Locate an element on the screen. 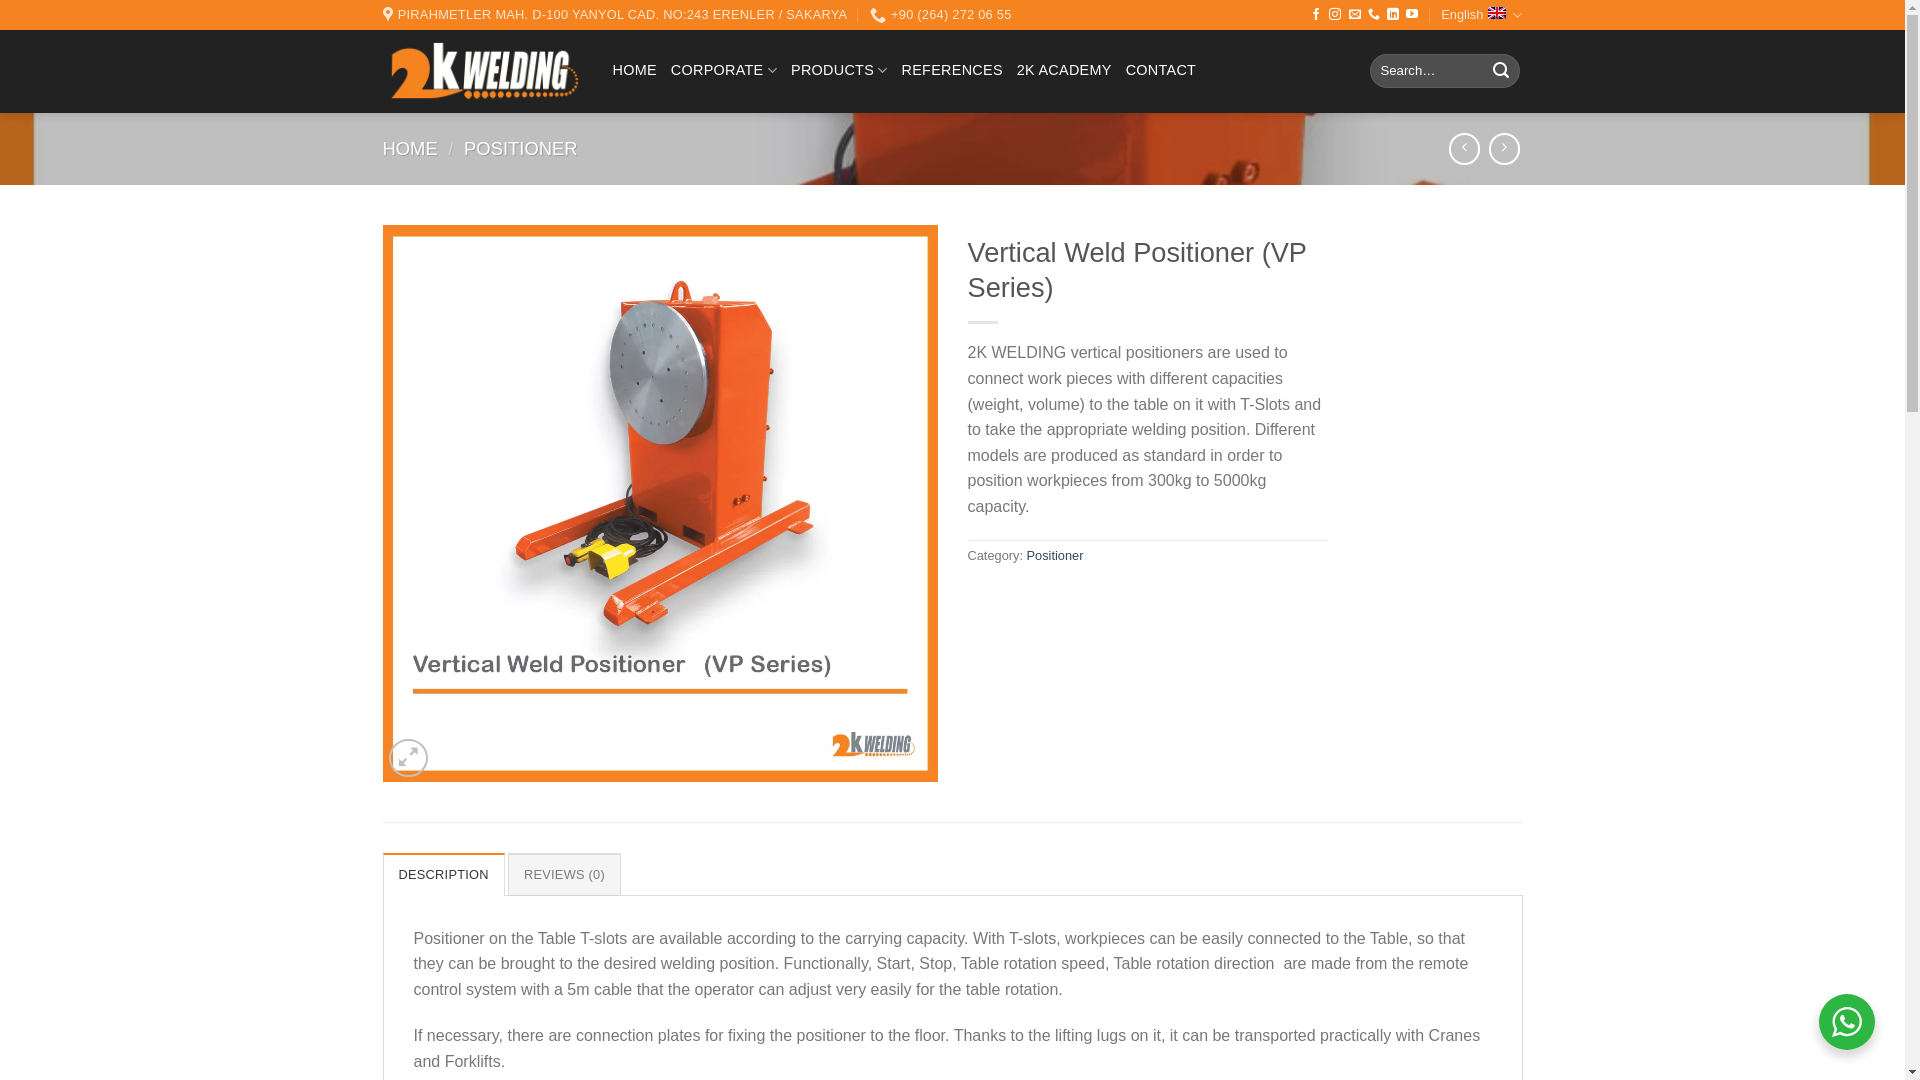 The image size is (1920, 1080). 'CORPORATE' is located at coordinates (723, 69).